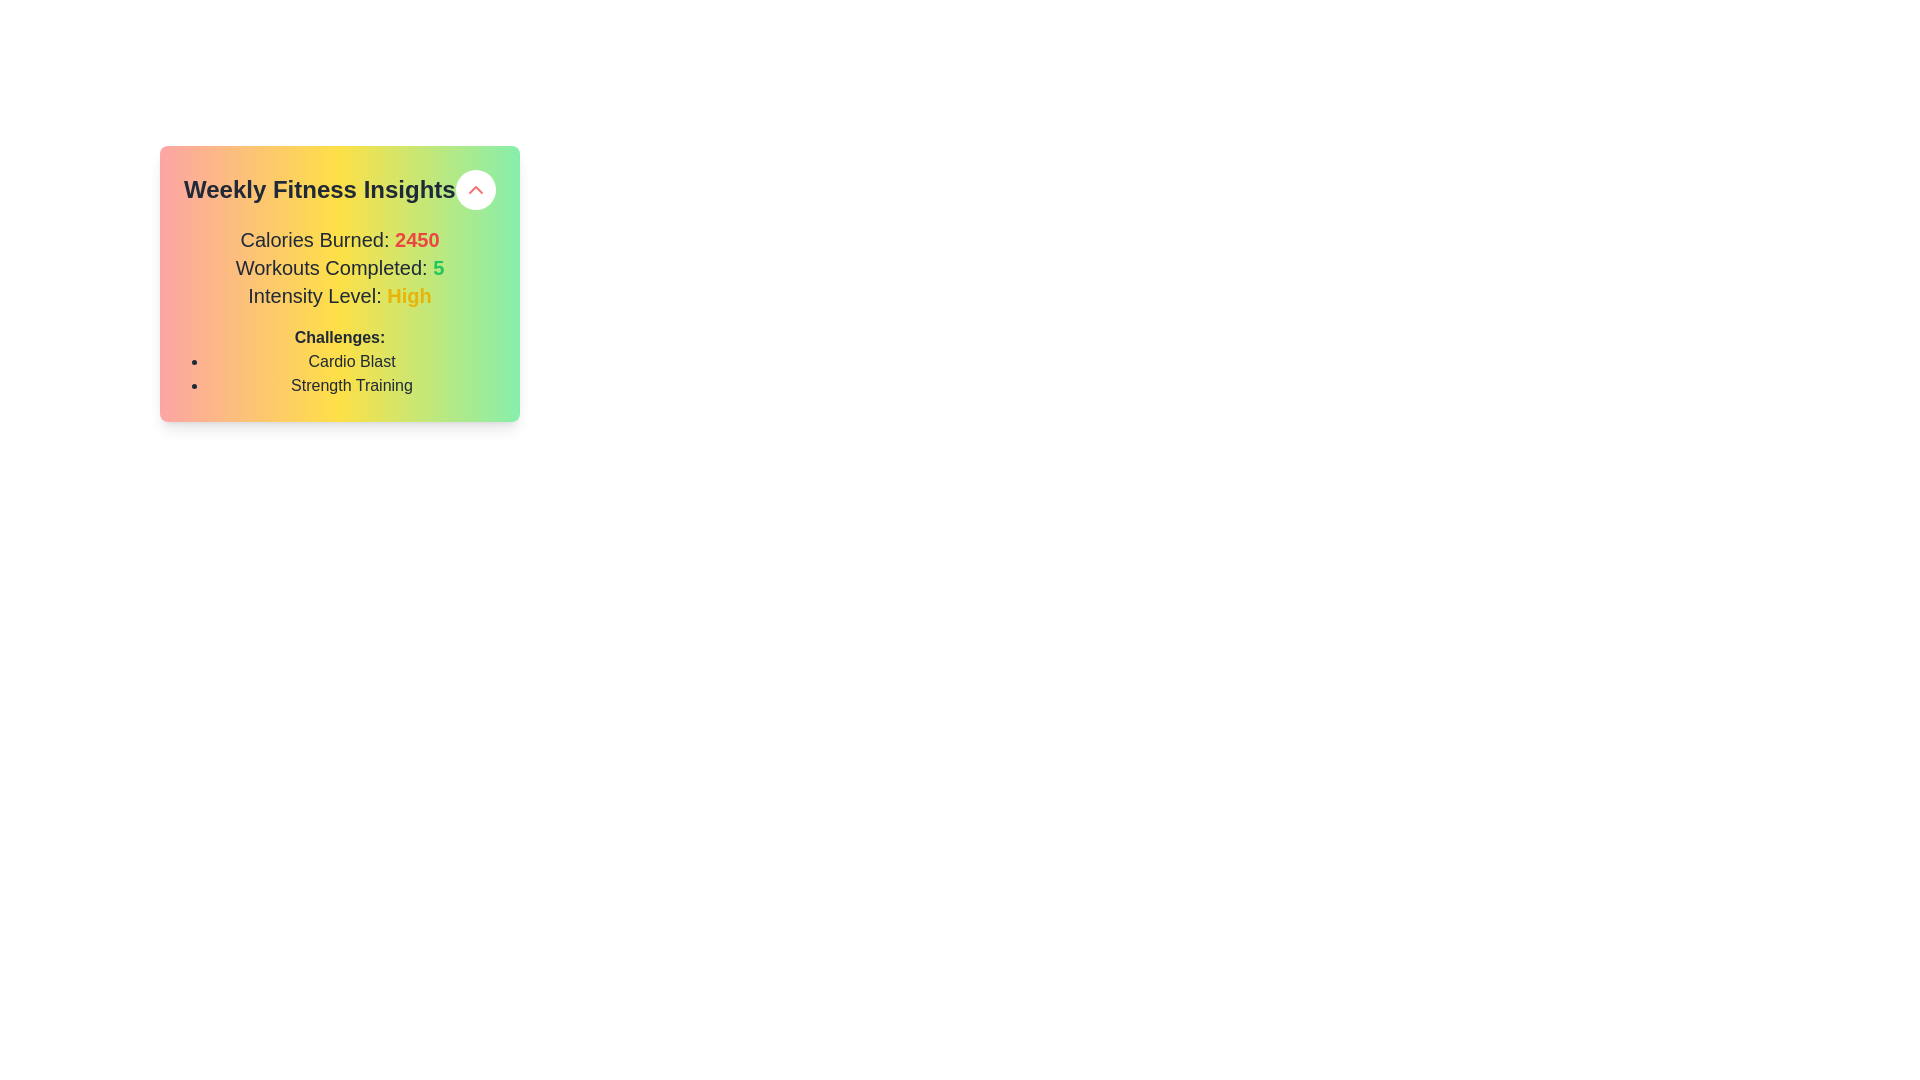  What do you see at coordinates (340, 266) in the screenshot?
I see `contents of the Text block displaying detailed fitness metrics, which is the first major block of informational text within the 'Weekly Fitness Insights' section` at bounding box center [340, 266].